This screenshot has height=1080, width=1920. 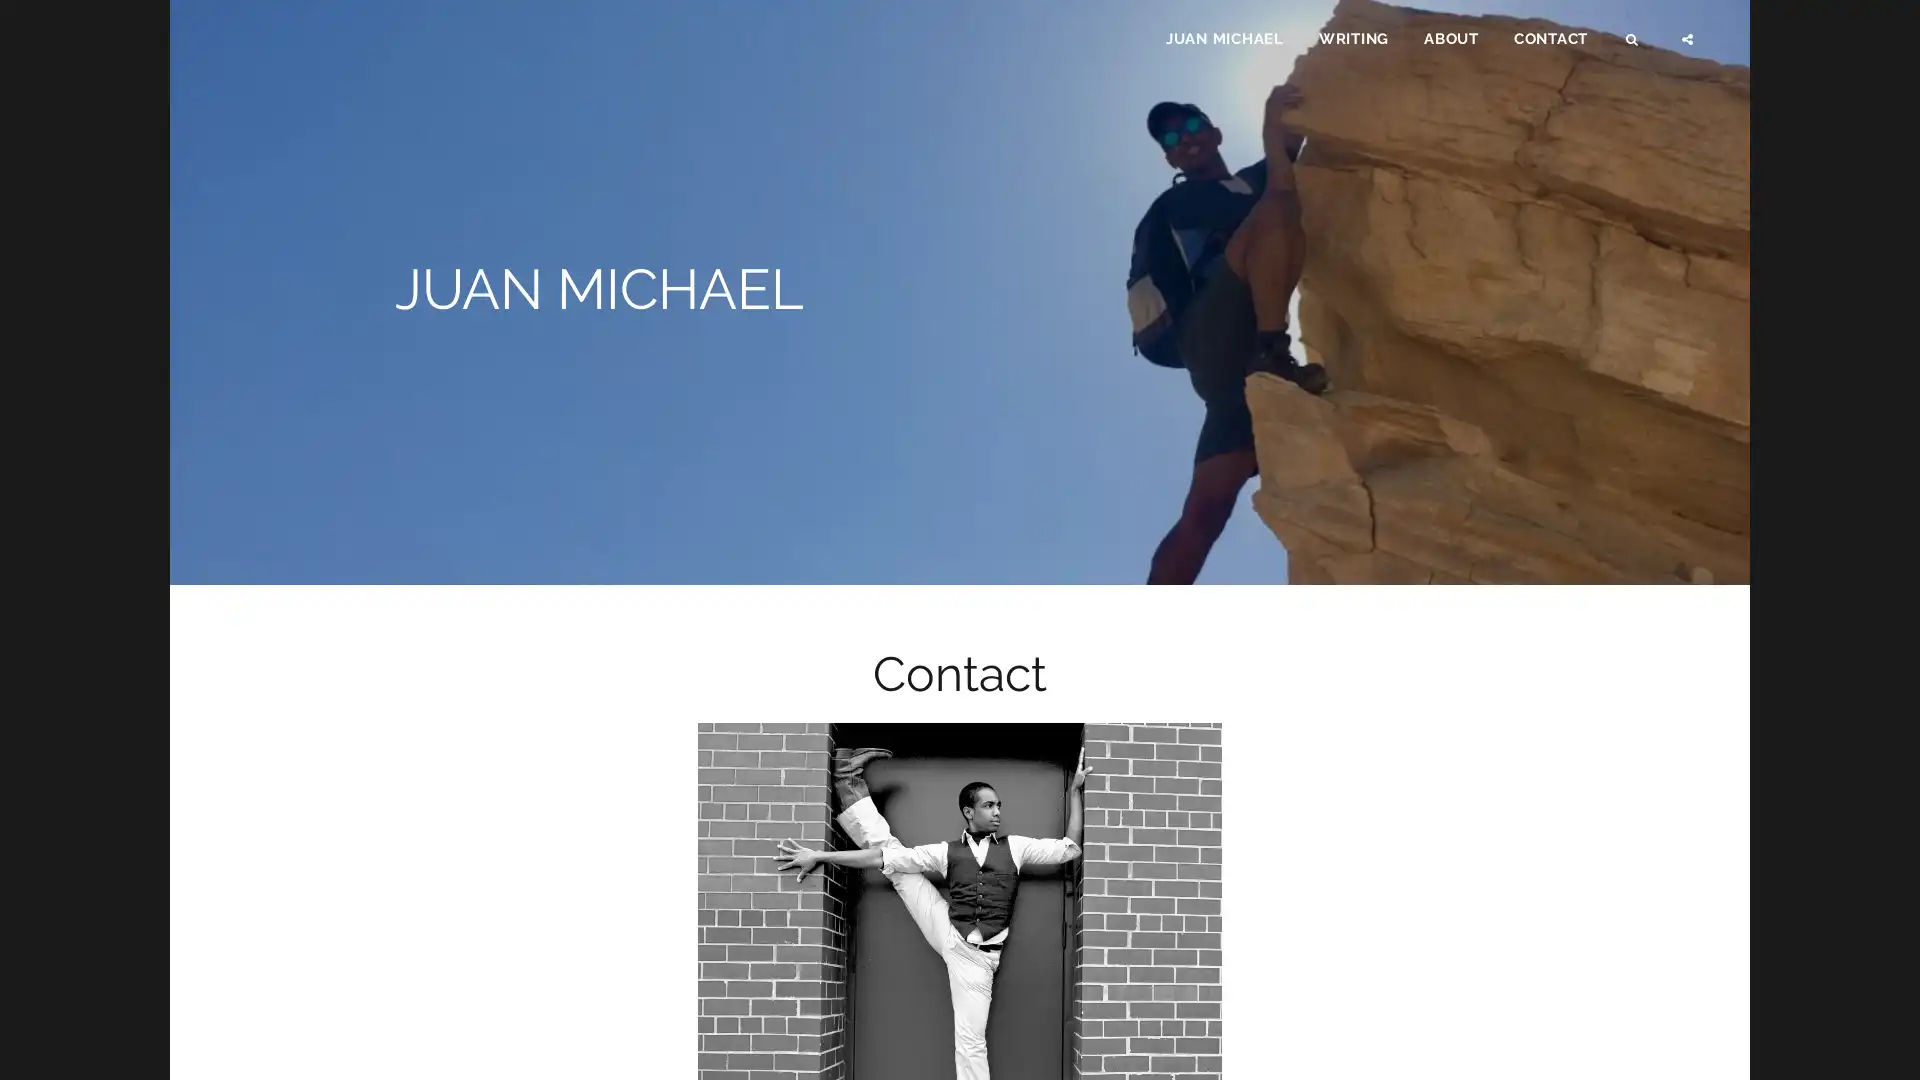 I want to click on SEARCH, so click(x=1633, y=46).